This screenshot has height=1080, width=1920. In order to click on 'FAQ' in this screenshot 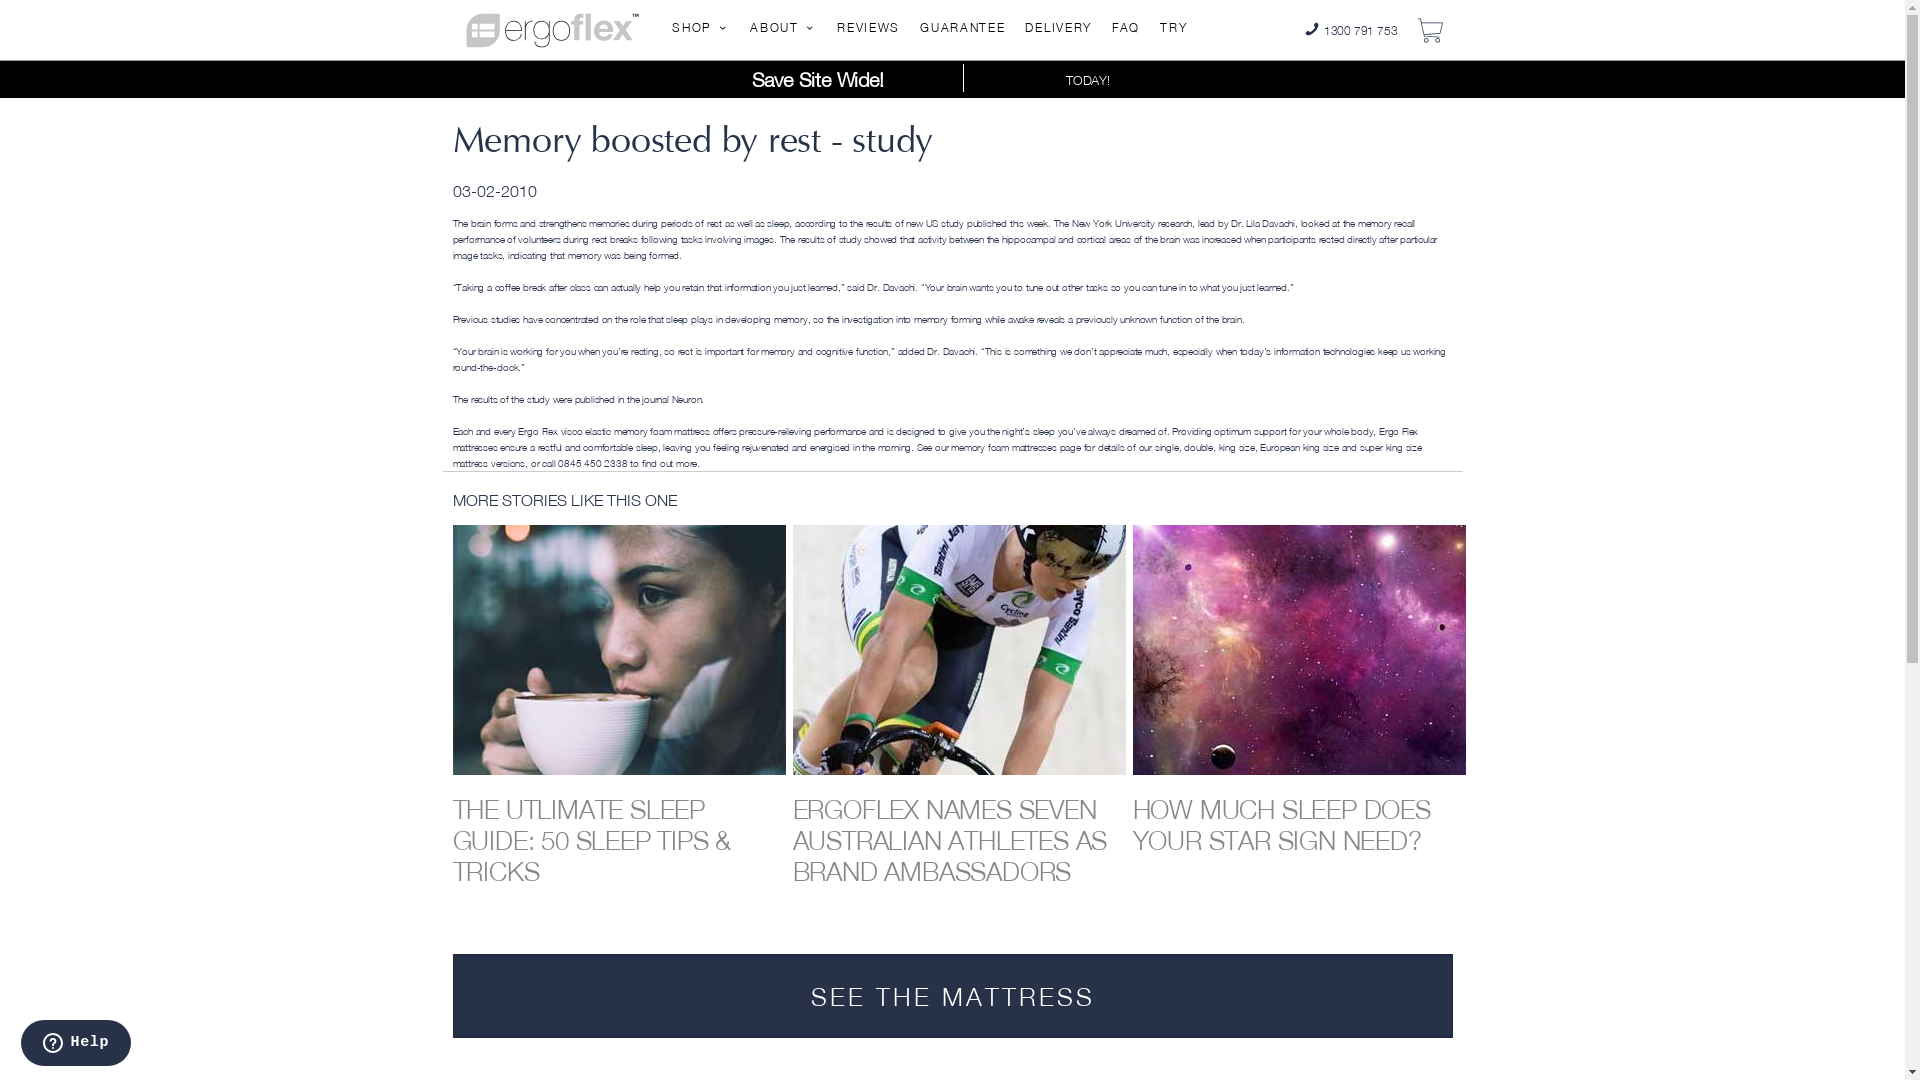, I will do `click(1126, 27)`.